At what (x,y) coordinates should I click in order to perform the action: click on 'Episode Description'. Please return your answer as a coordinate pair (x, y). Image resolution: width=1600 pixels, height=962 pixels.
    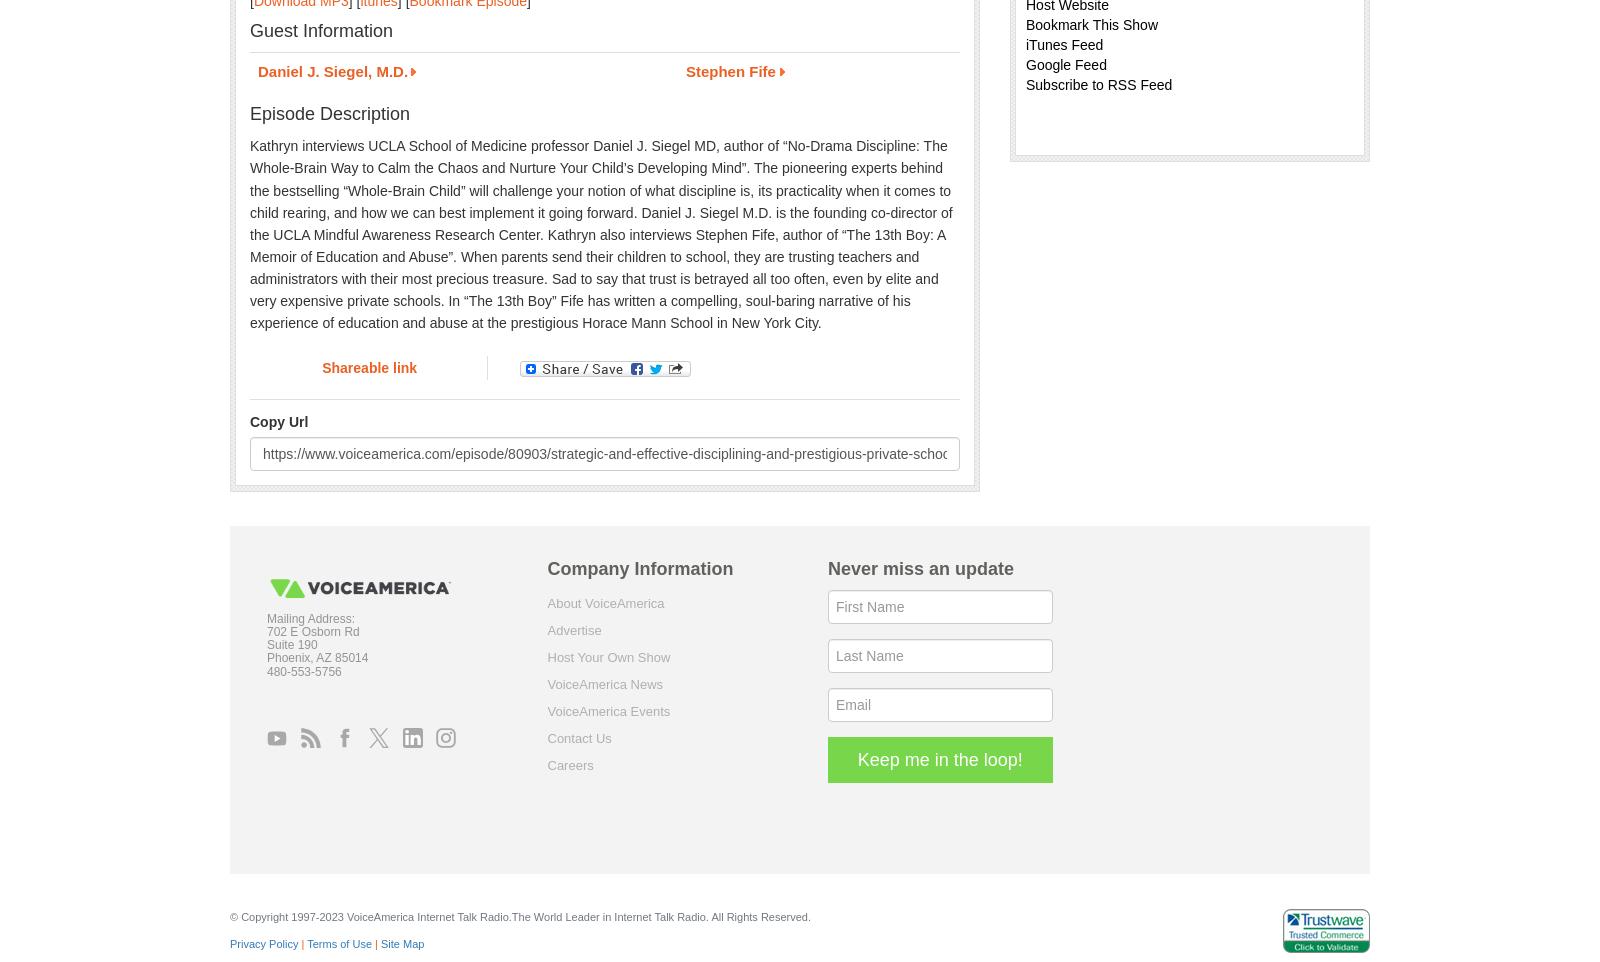
    Looking at the image, I should click on (329, 112).